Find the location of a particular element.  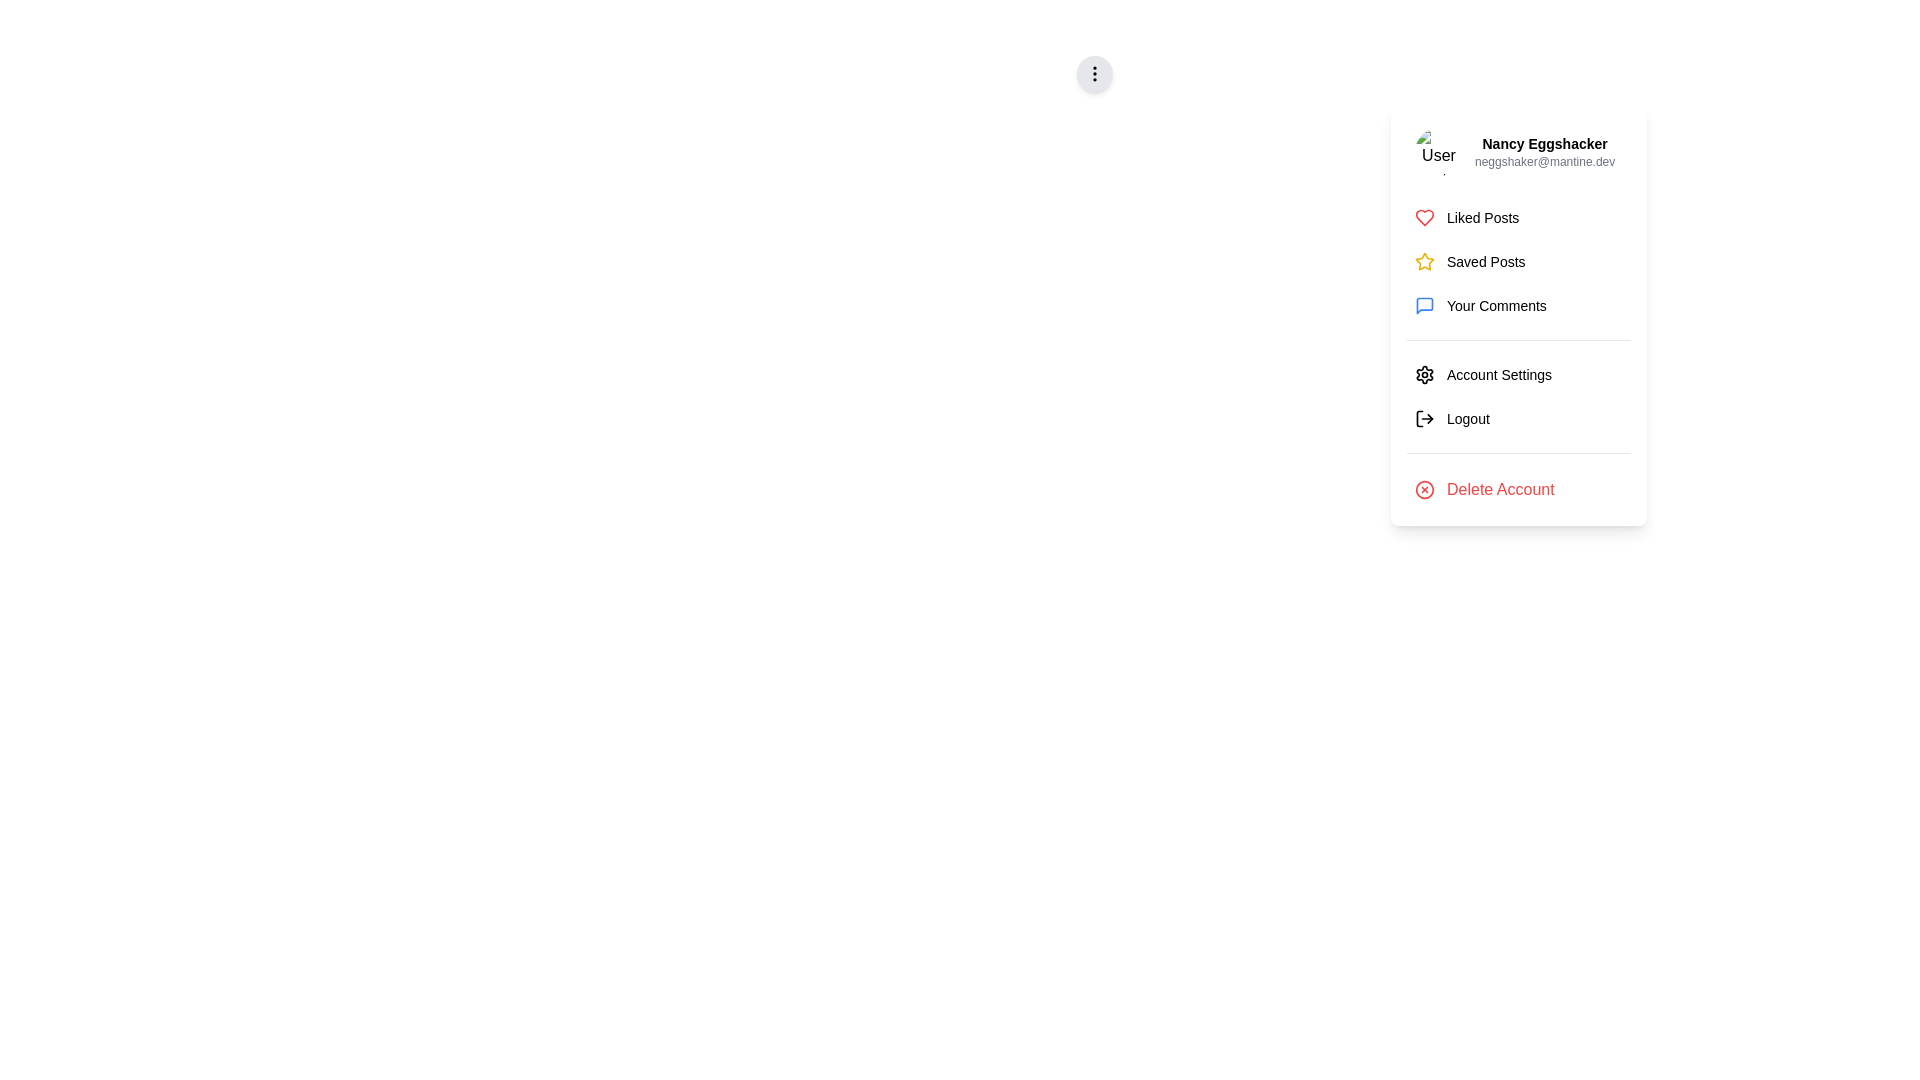

the Profile Info Display element, which shows the user's name and email address in the top-right corner of the dropdown menu is located at coordinates (1518, 150).